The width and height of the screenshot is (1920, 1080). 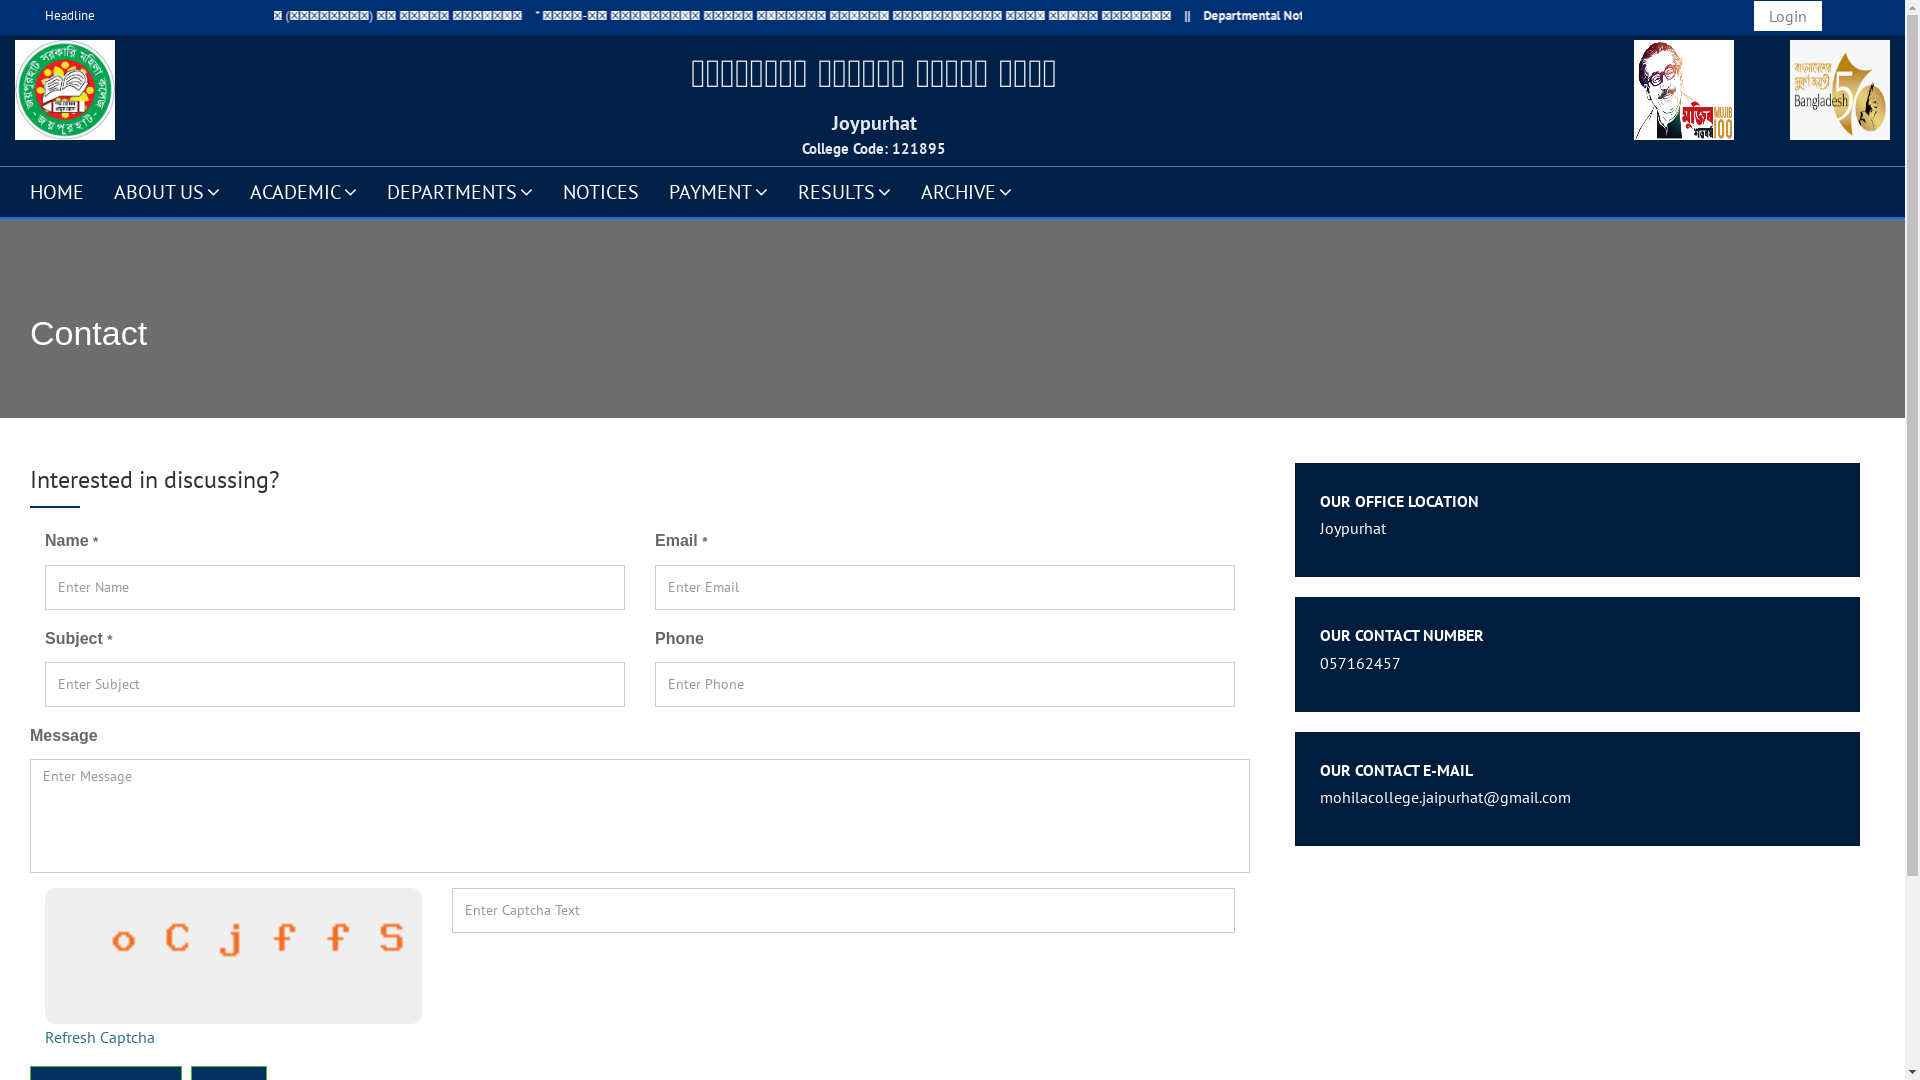 What do you see at coordinates (99, 1036) in the screenshot?
I see `'Refresh Captcha'` at bounding box center [99, 1036].